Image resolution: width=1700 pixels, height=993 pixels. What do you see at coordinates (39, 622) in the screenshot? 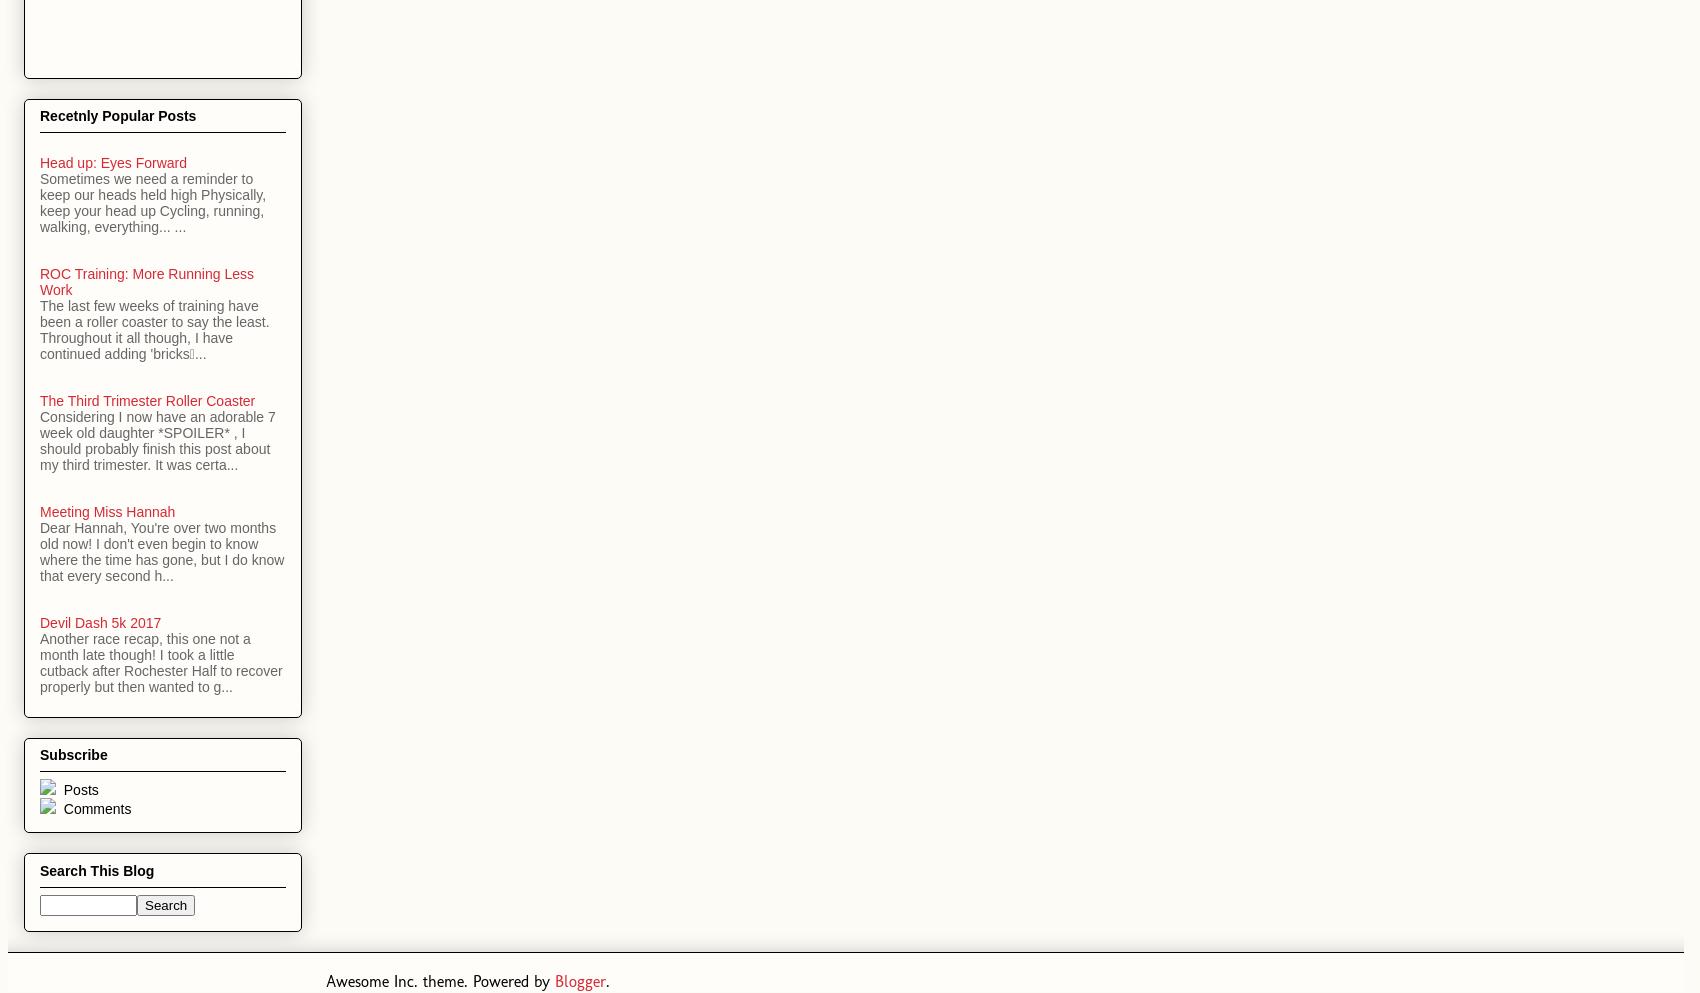
I see `'Devil Dash 5k 2017'` at bounding box center [39, 622].